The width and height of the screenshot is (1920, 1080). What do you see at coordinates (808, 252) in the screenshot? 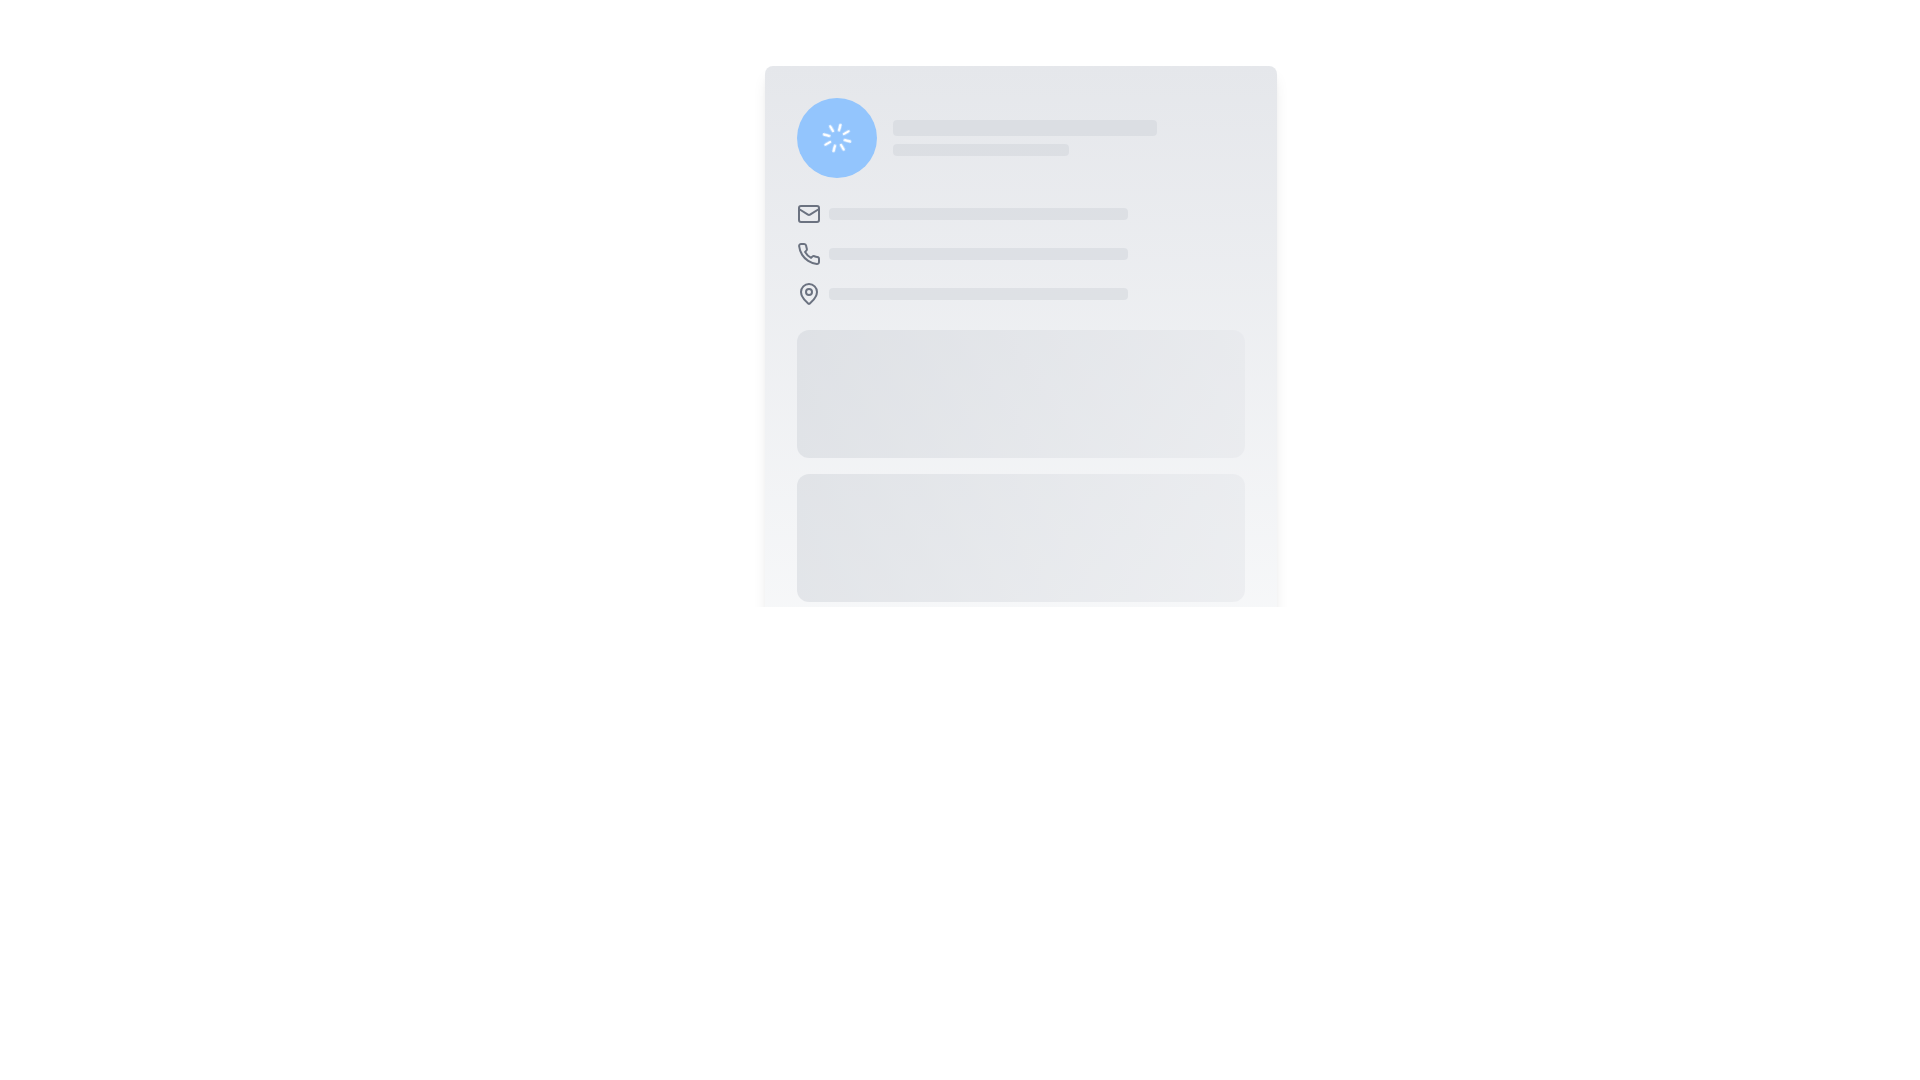
I see `the phone or contact icon, which is the second icon in a vertical list near the top-left of a card layout` at bounding box center [808, 252].